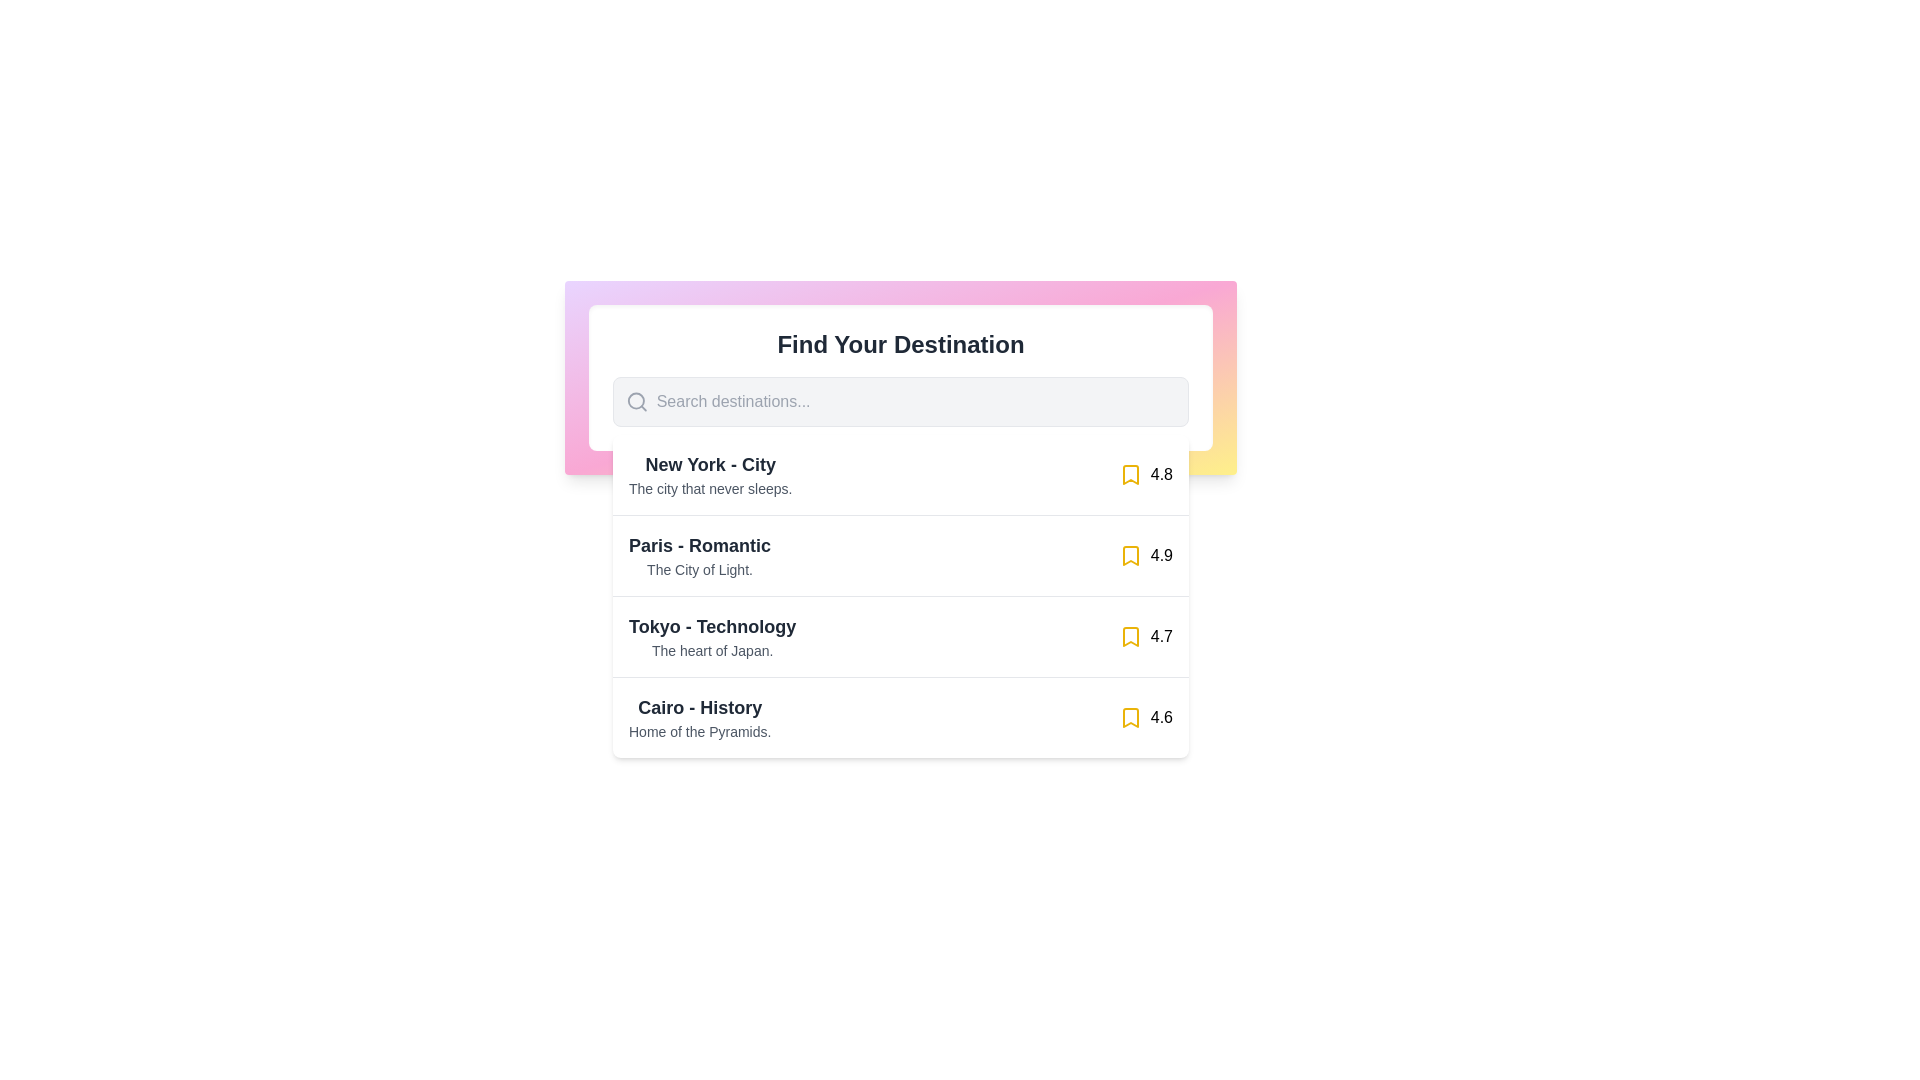  What do you see at coordinates (1130, 636) in the screenshot?
I see `the bookmark icon, which is a yellow, geometric-shaped icon located to the right of the text 'Tokyo - Technology' and to the left of the rating value of 4.7 in the third list entry` at bounding box center [1130, 636].